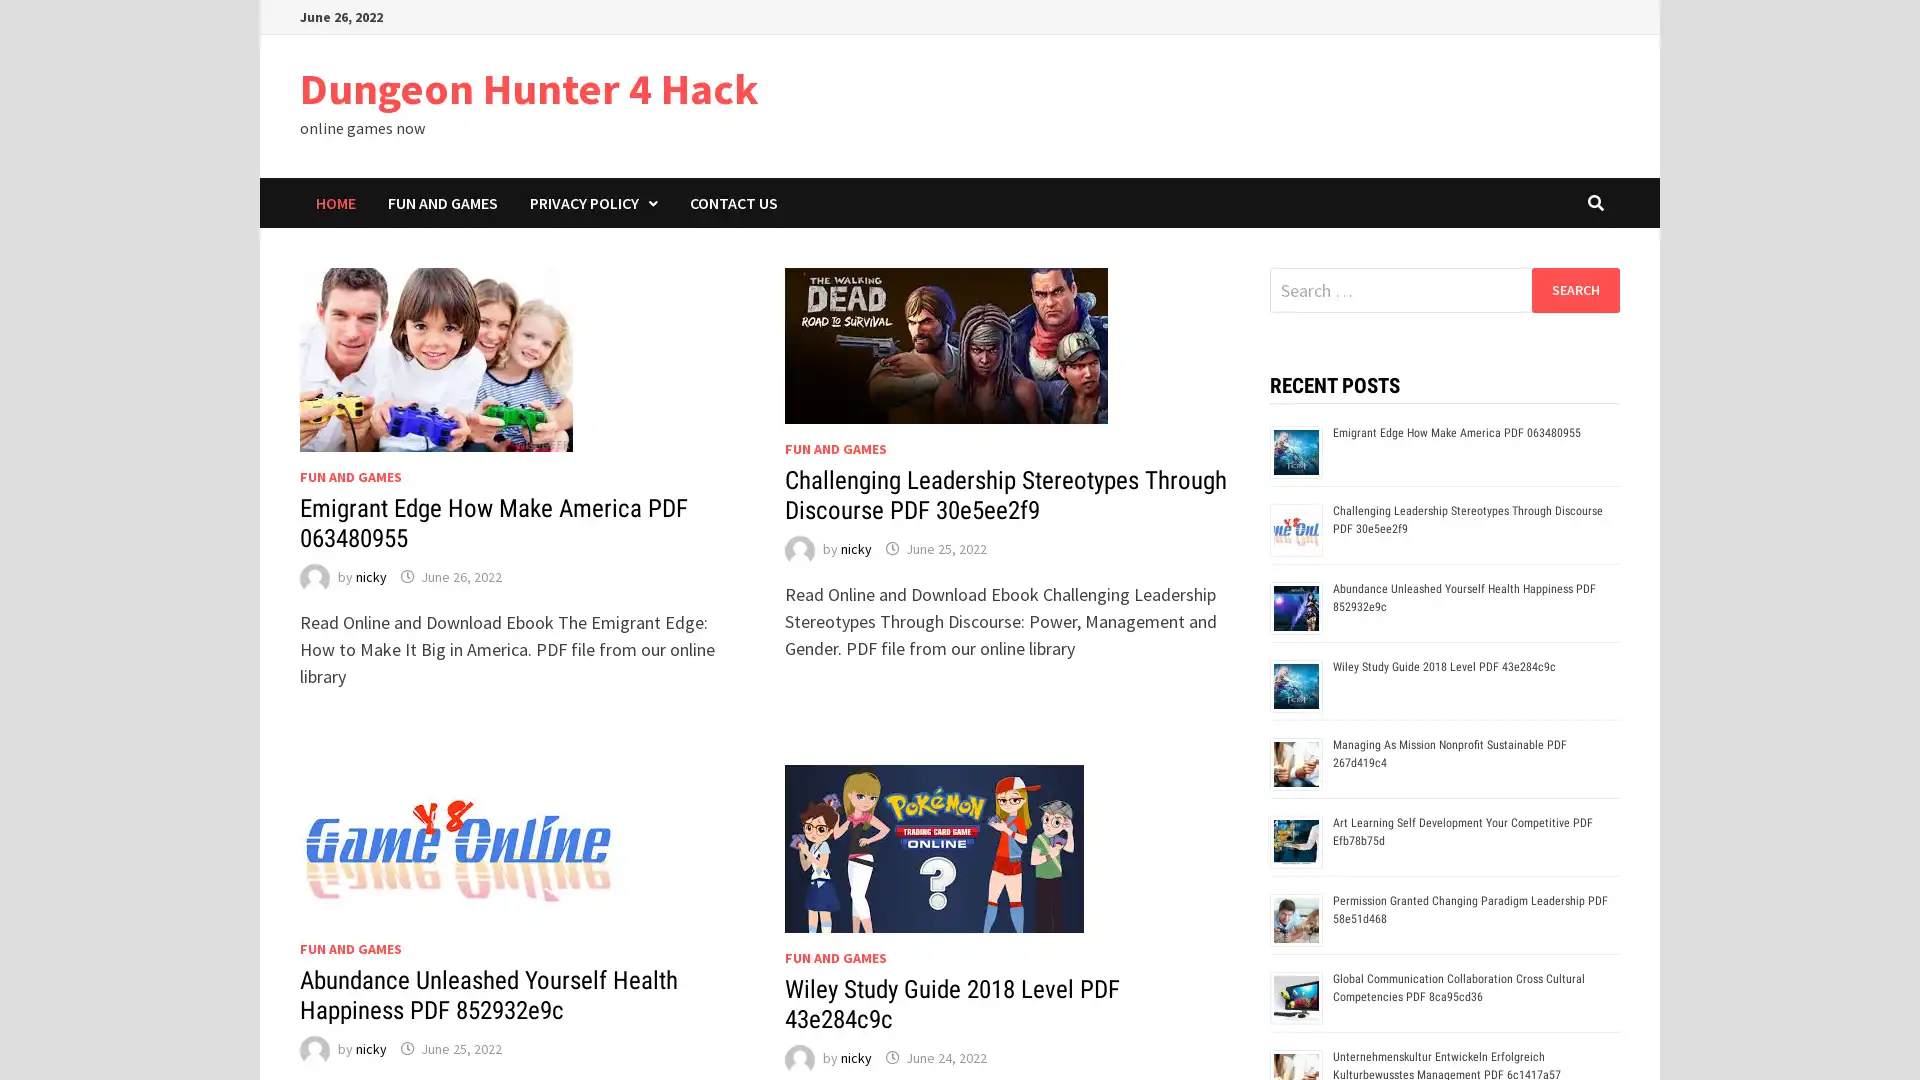 The width and height of the screenshot is (1920, 1080). Describe the element at coordinates (1574, 289) in the screenshot. I see `Search` at that location.